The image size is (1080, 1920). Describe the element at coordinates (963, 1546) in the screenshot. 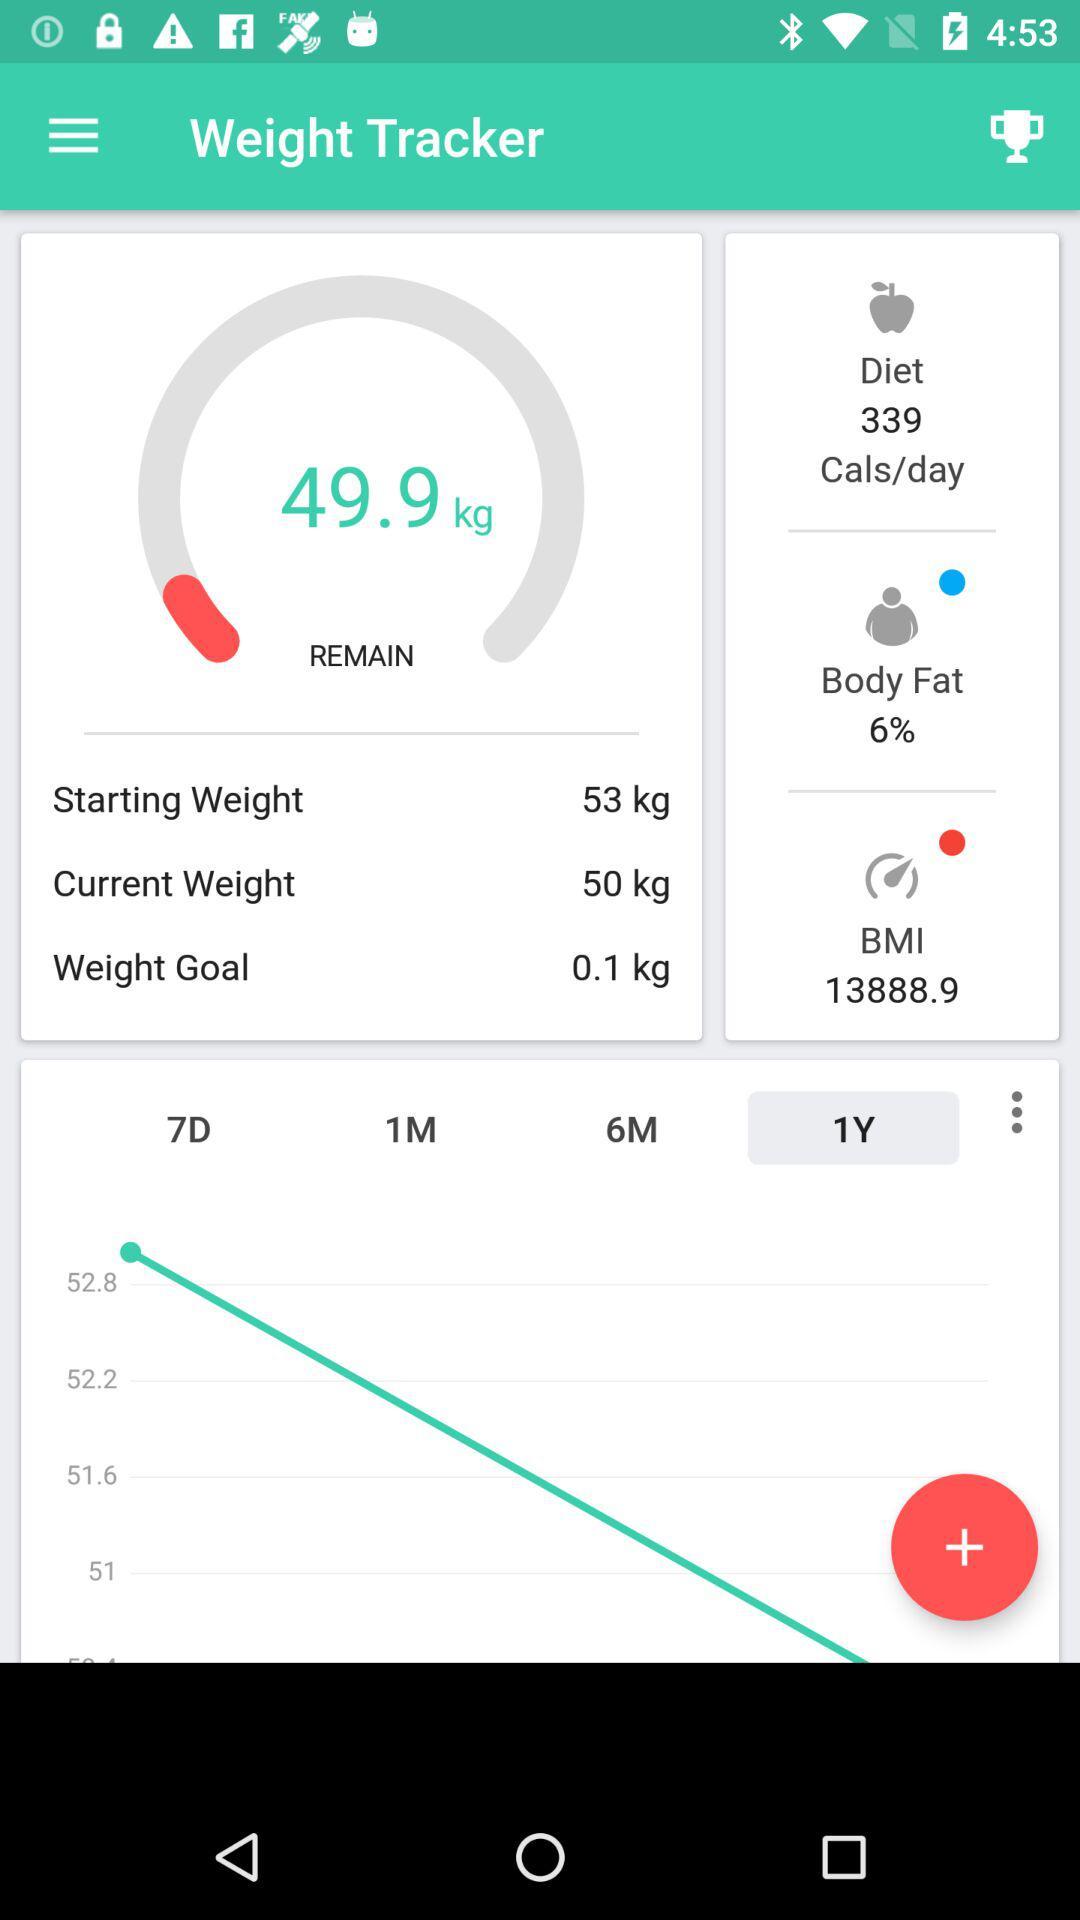

I see `the add icon` at that location.